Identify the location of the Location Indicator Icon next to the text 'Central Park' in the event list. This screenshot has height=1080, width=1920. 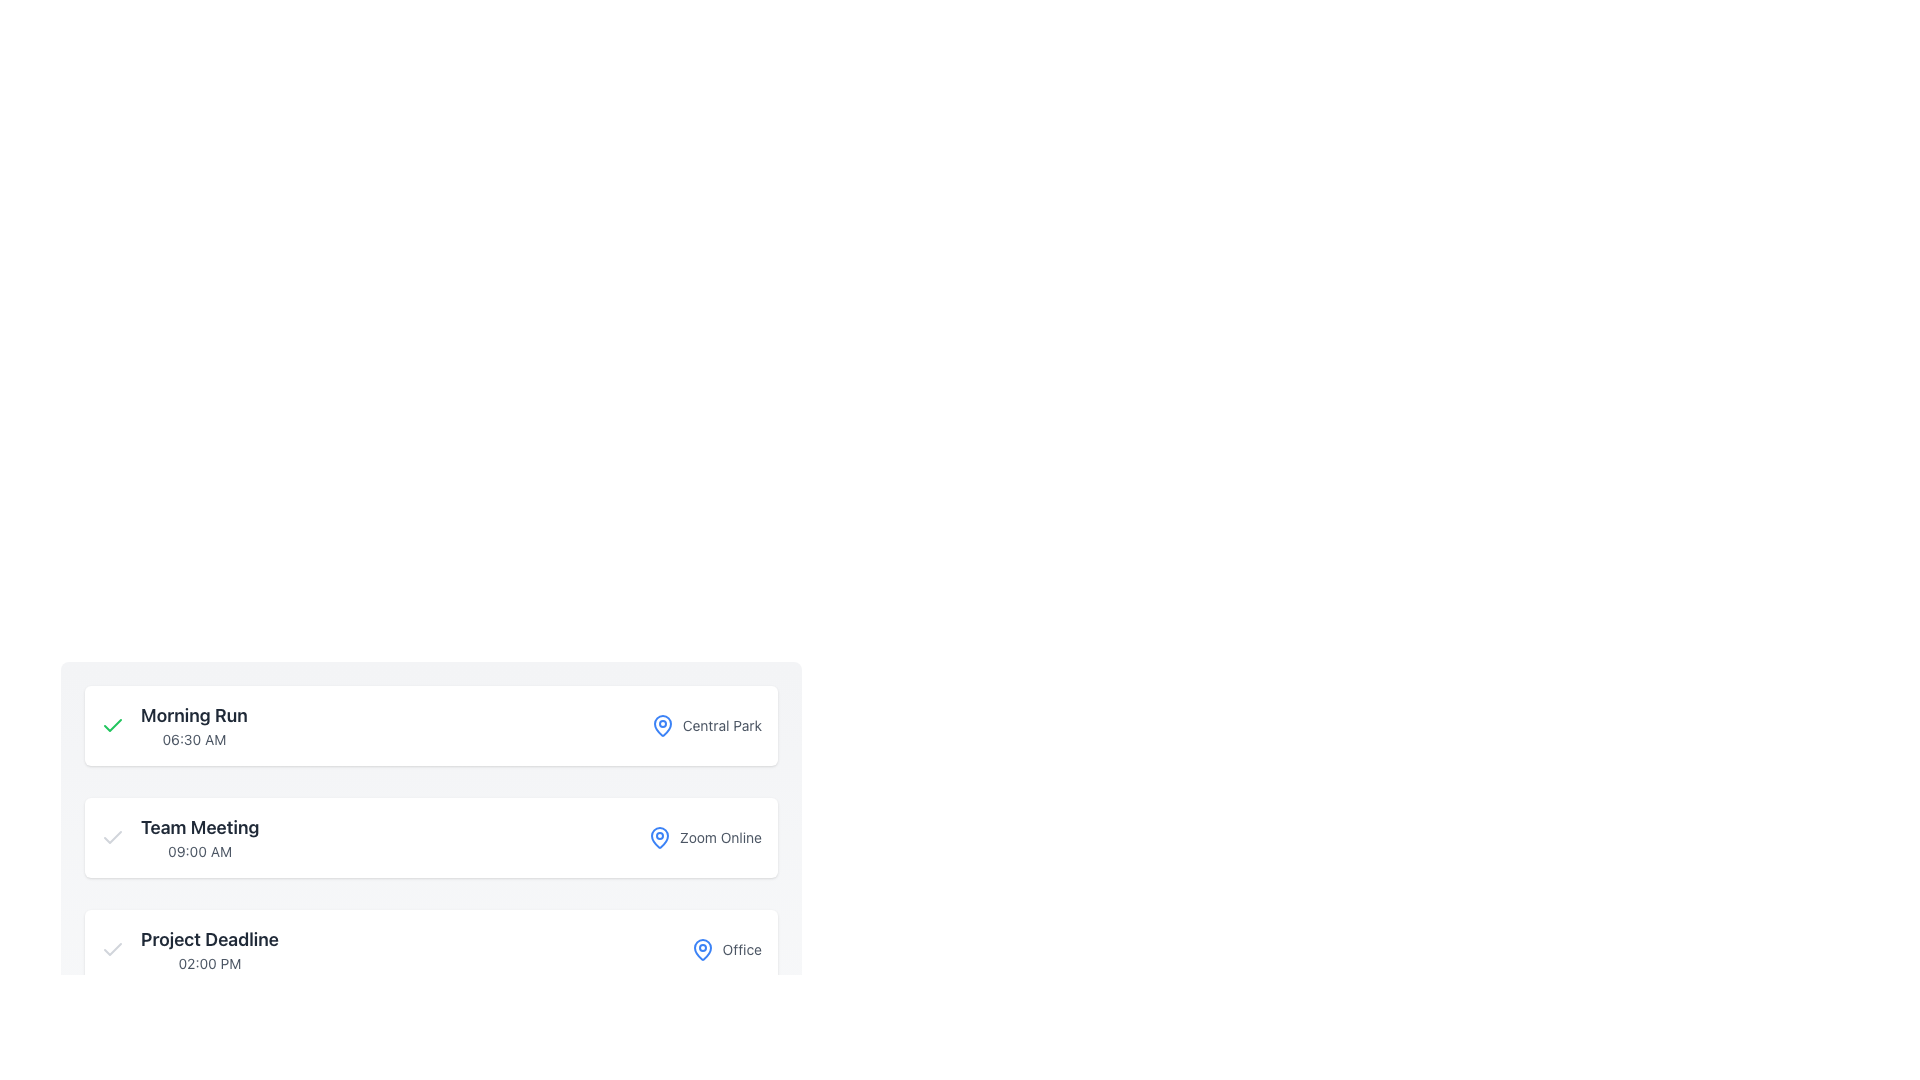
(662, 725).